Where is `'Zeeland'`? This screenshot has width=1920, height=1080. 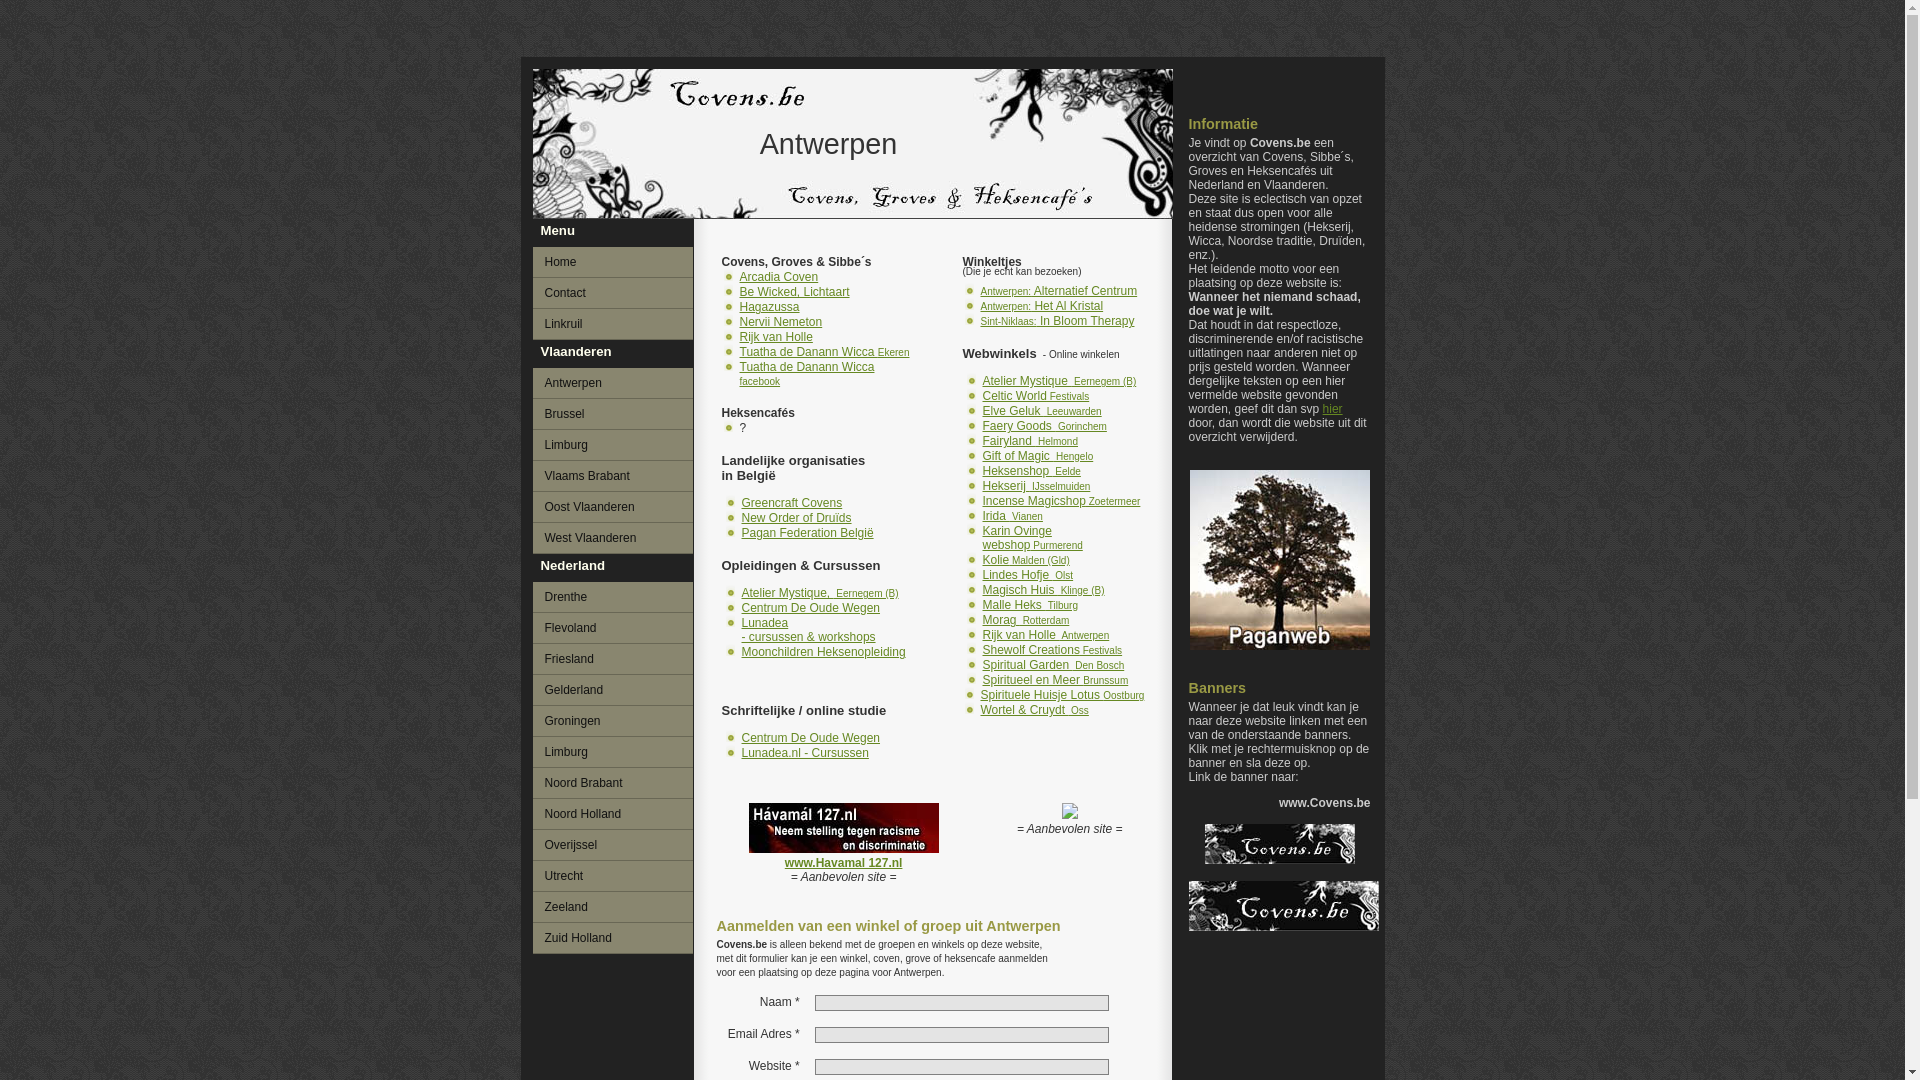 'Zeeland' is located at coordinates (610, 906).